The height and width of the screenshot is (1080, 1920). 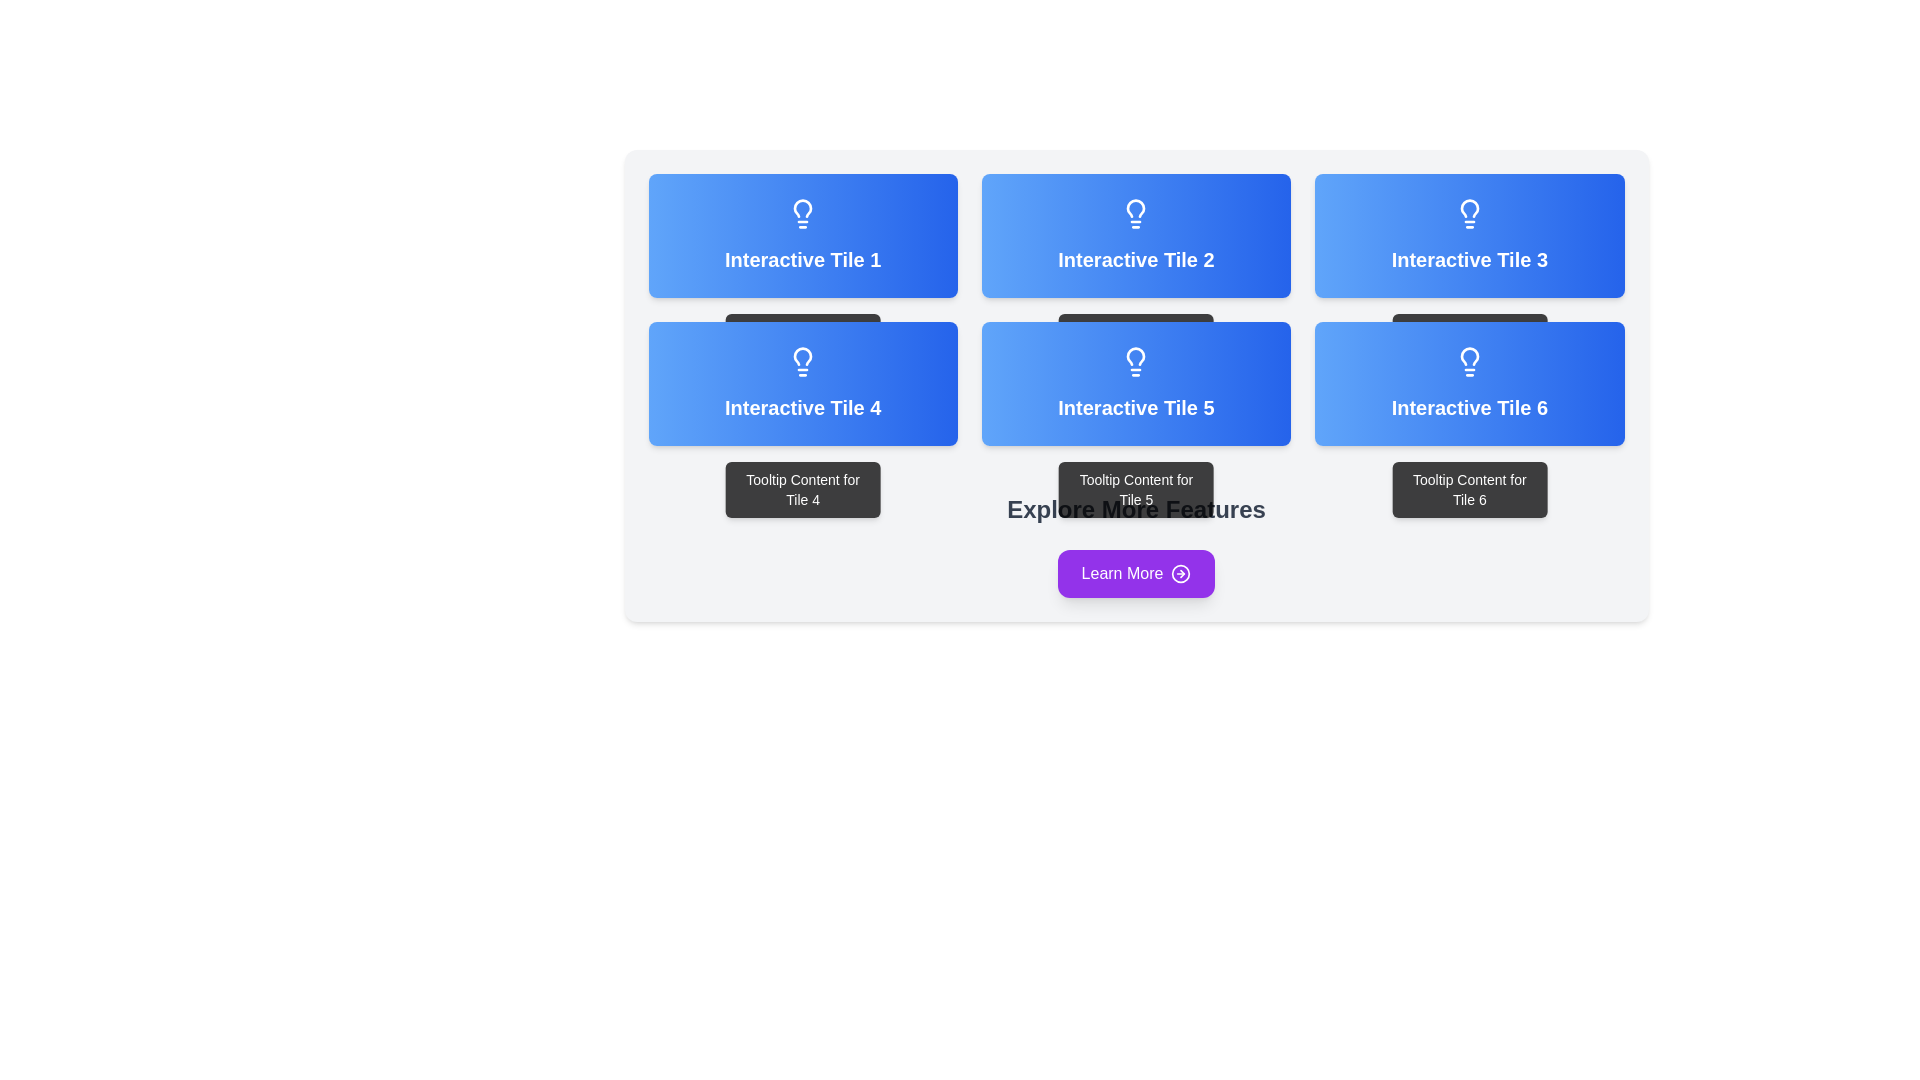 I want to click on the interactive tile labeled 'Interactive Tile 3', so click(x=1469, y=234).